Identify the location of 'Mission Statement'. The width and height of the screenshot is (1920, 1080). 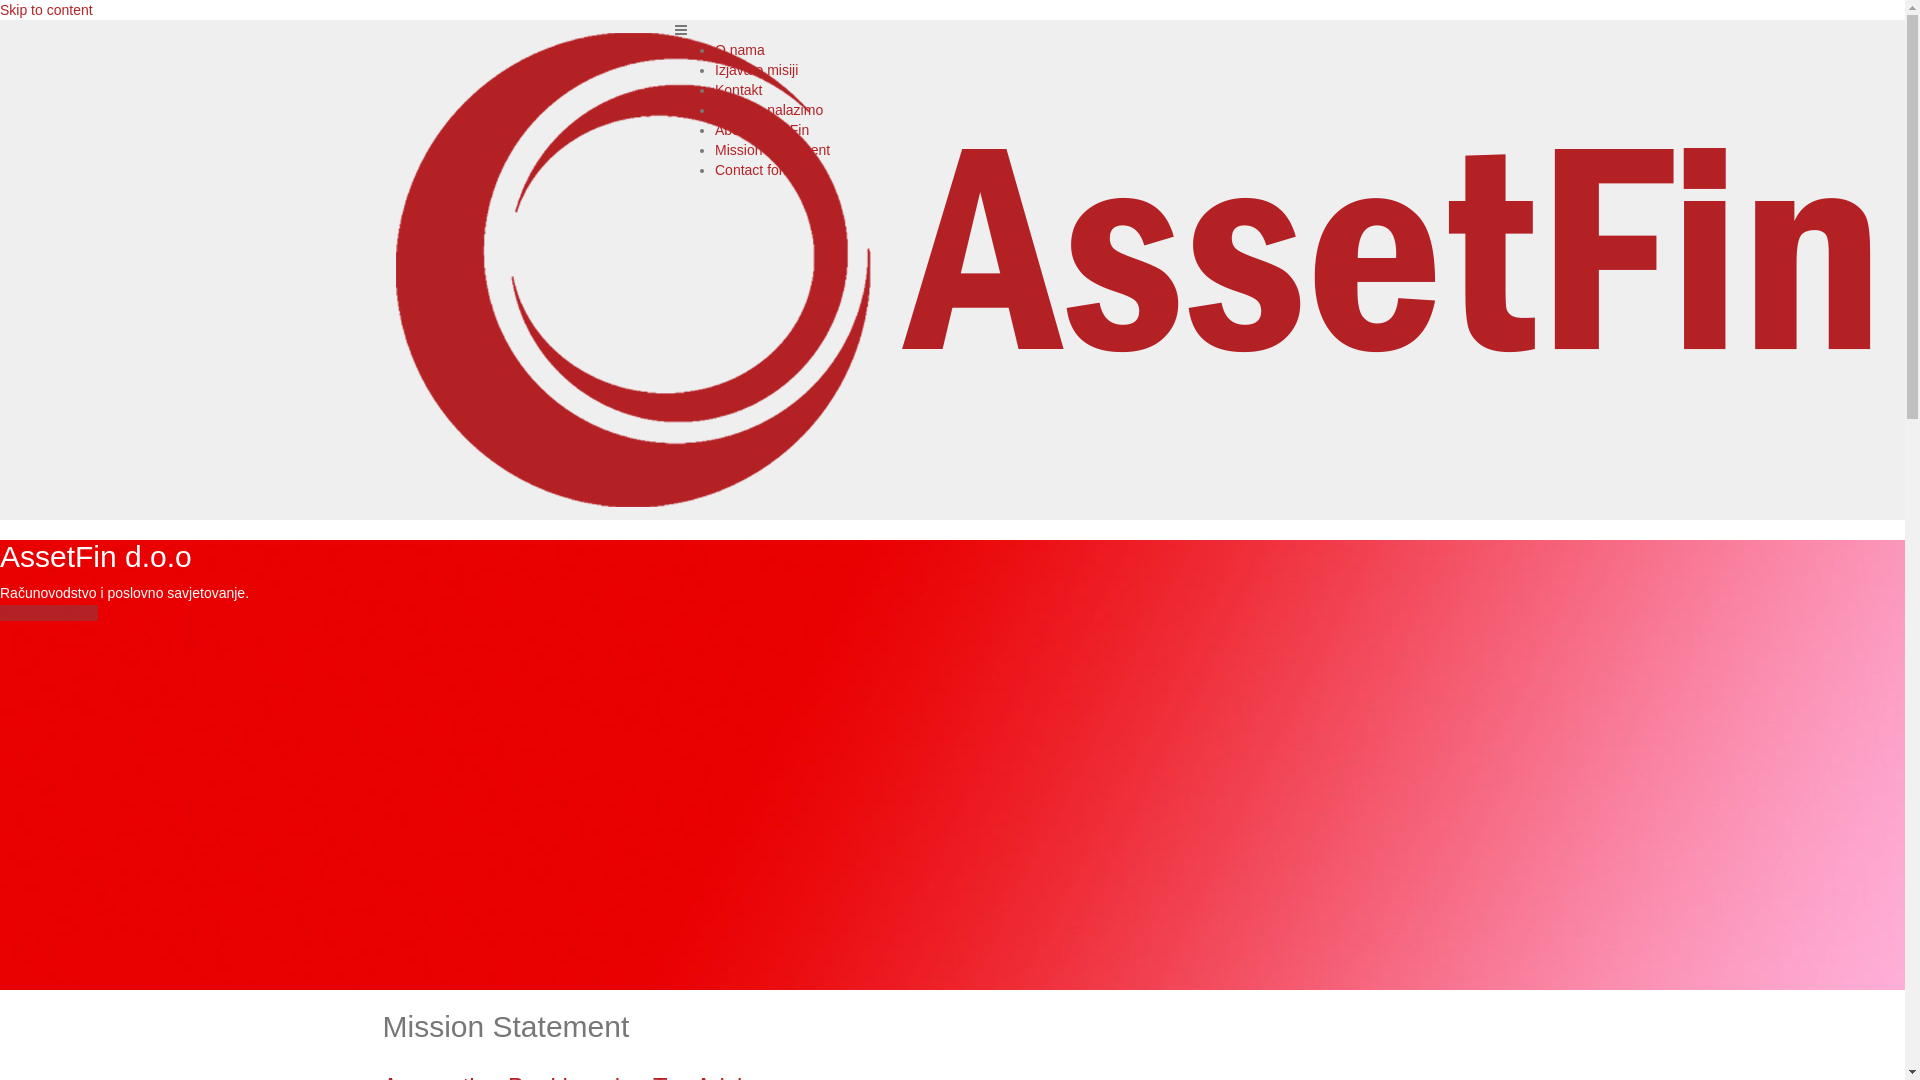
(771, 149).